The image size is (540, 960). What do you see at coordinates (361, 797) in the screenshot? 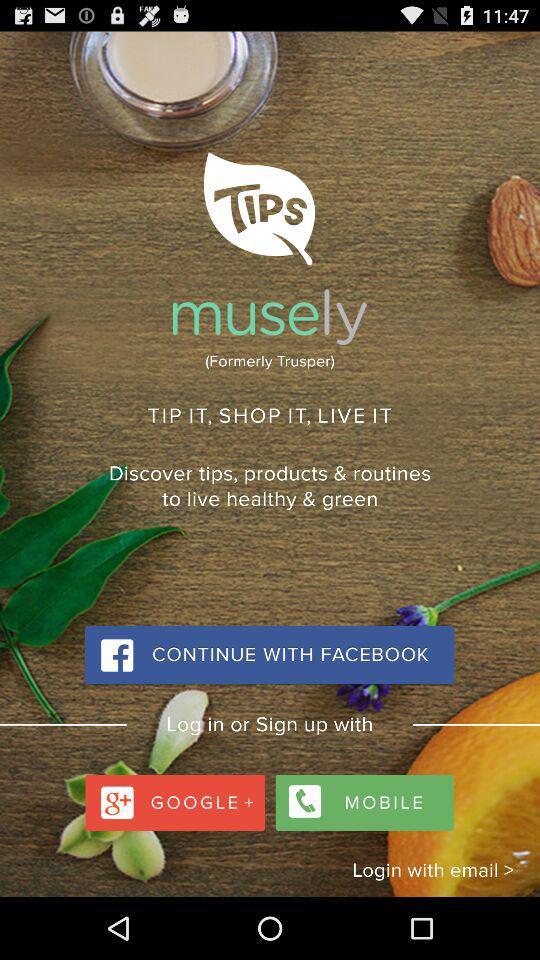
I see `login through mobile number` at bounding box center [361, 797].